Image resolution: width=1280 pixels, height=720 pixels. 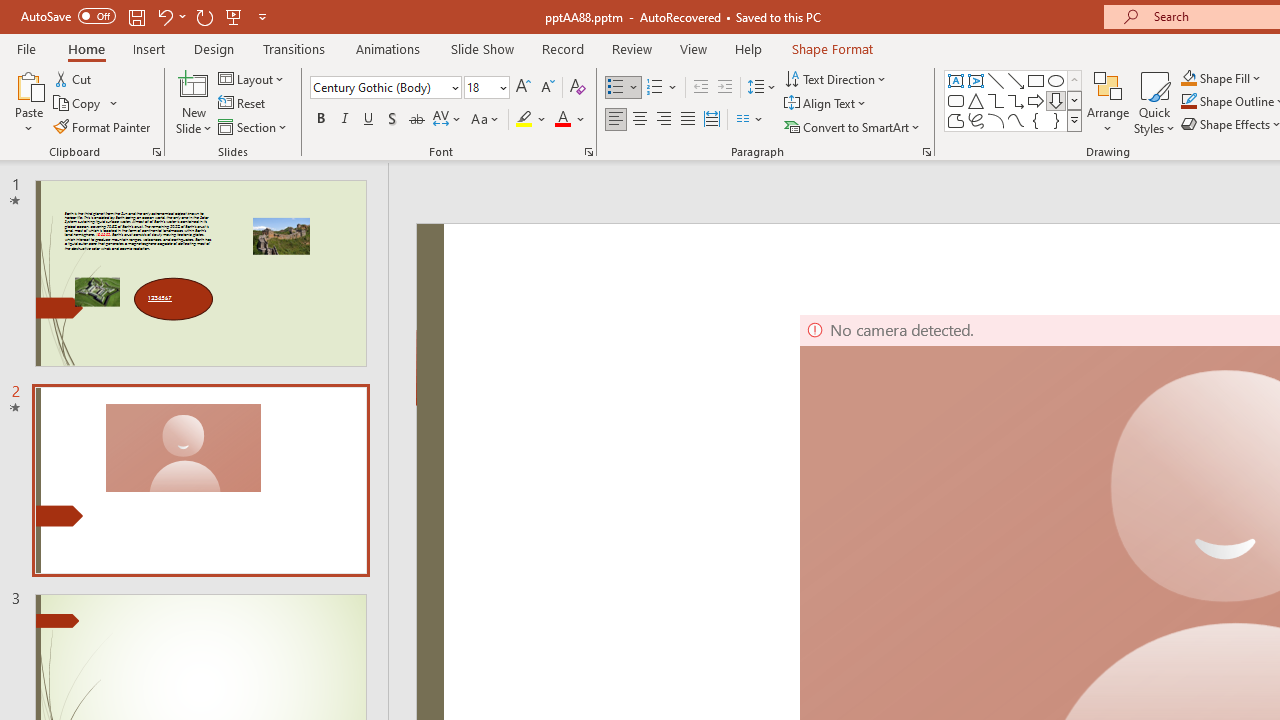 What do you see at coordinates (85, 48) in the screenshot?
I see `'Home'` at bounding box center [85, 48].